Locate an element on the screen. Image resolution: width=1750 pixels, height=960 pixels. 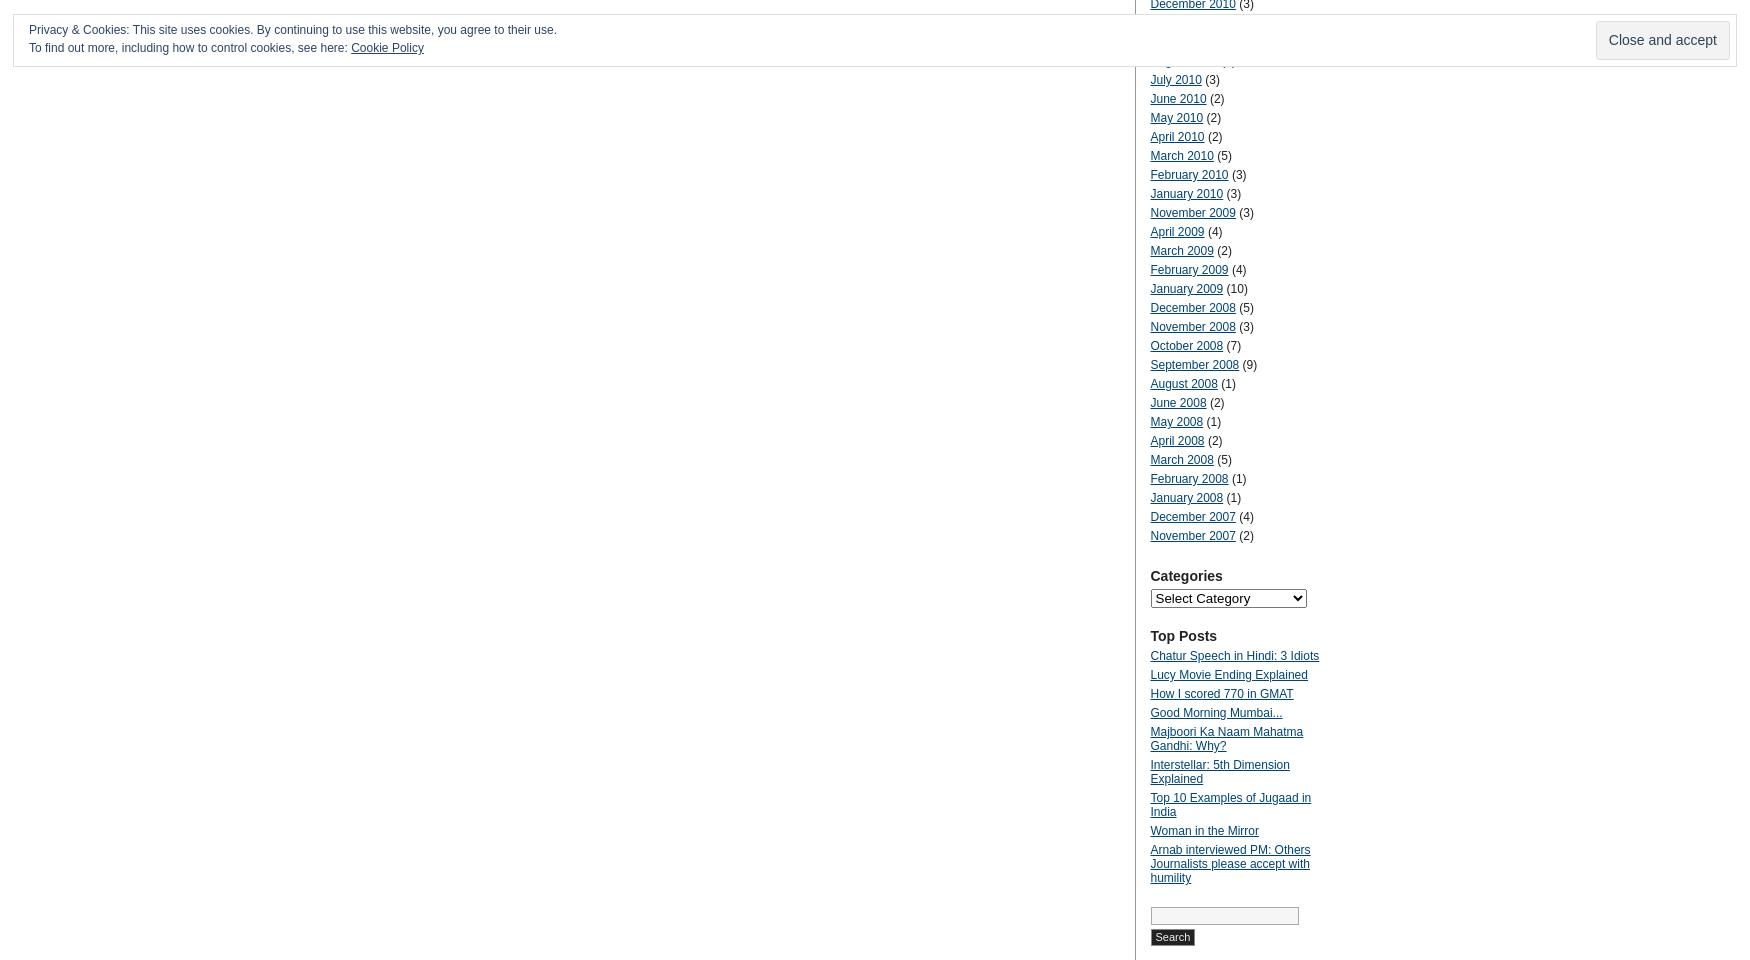
'Top Posts' is located at coordinates (1148, 635).